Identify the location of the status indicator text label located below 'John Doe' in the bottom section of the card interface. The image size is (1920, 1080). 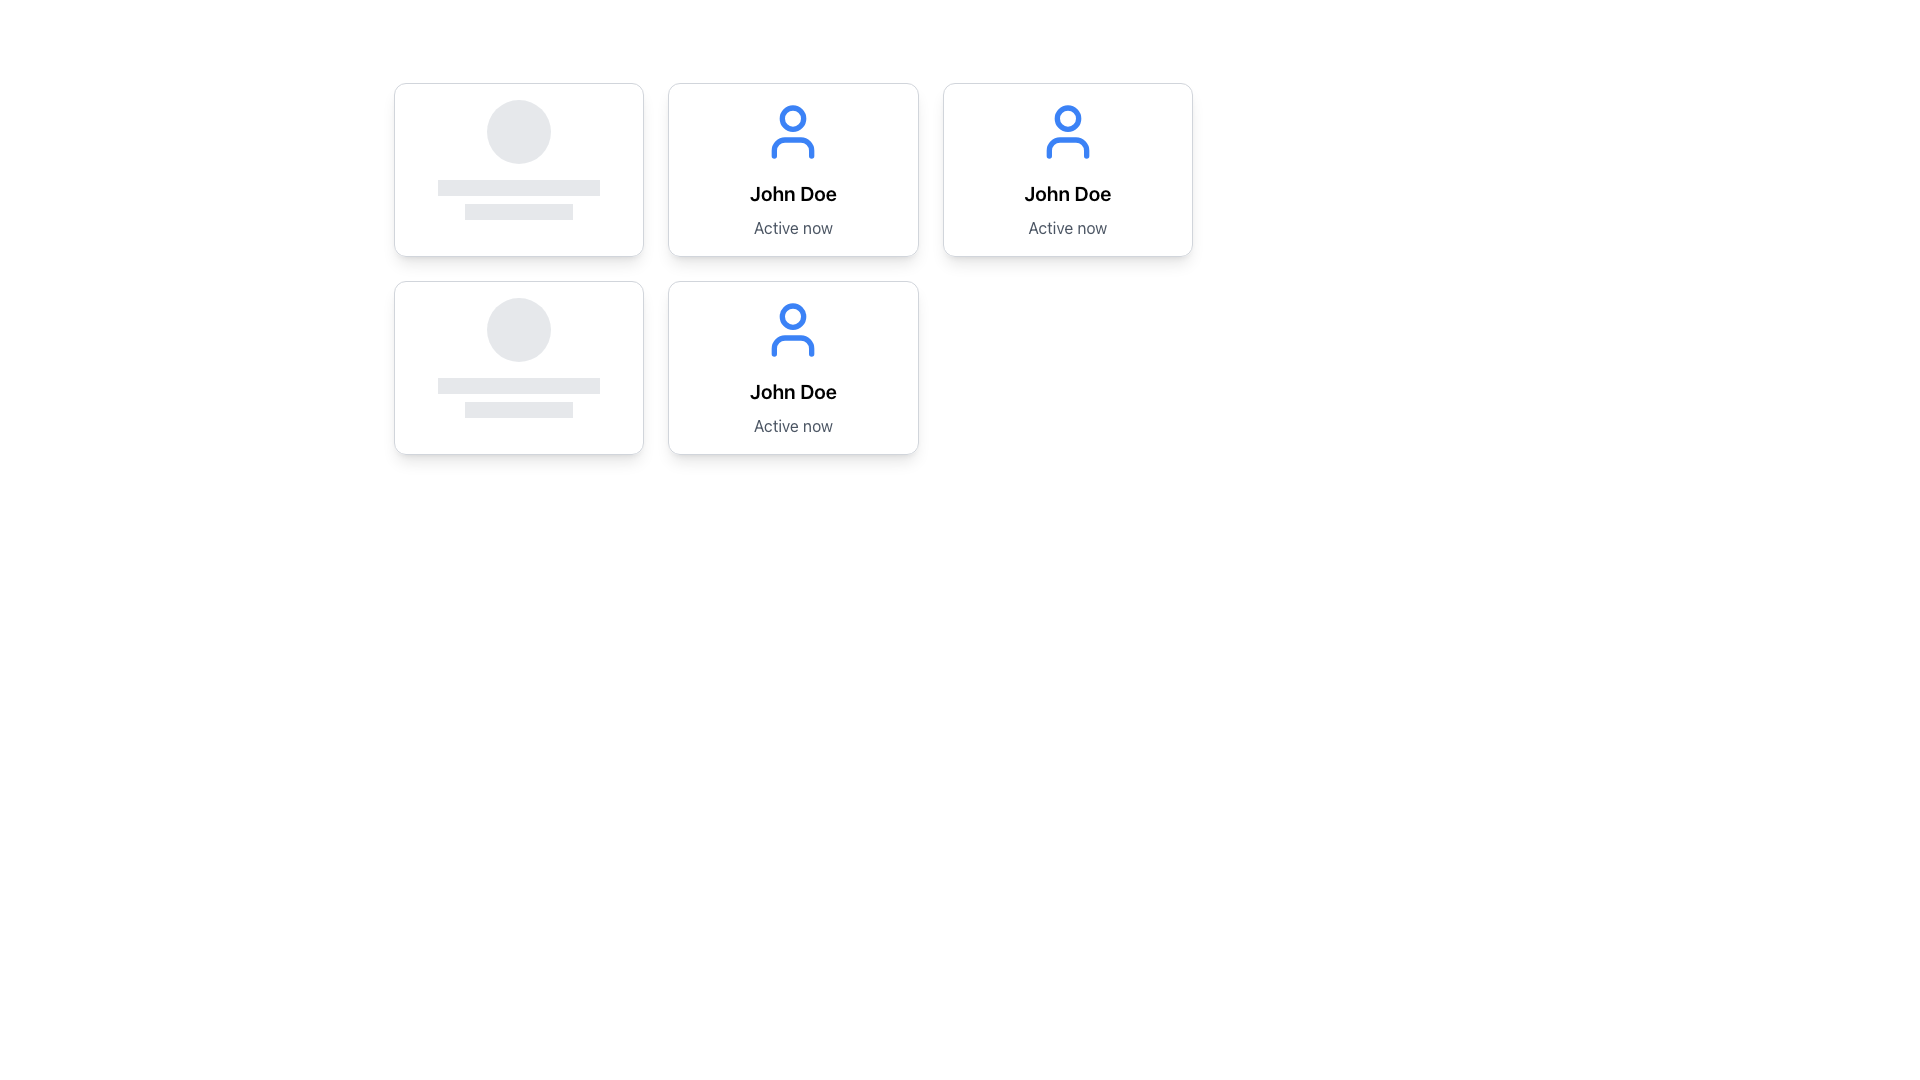
(792, 424).